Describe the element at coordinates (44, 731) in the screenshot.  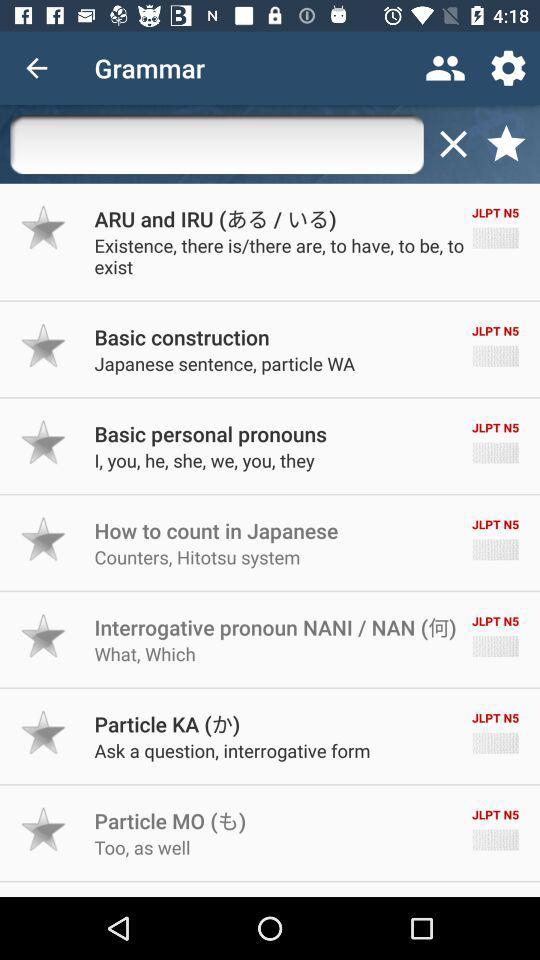
I see `bookmark this` at that location.